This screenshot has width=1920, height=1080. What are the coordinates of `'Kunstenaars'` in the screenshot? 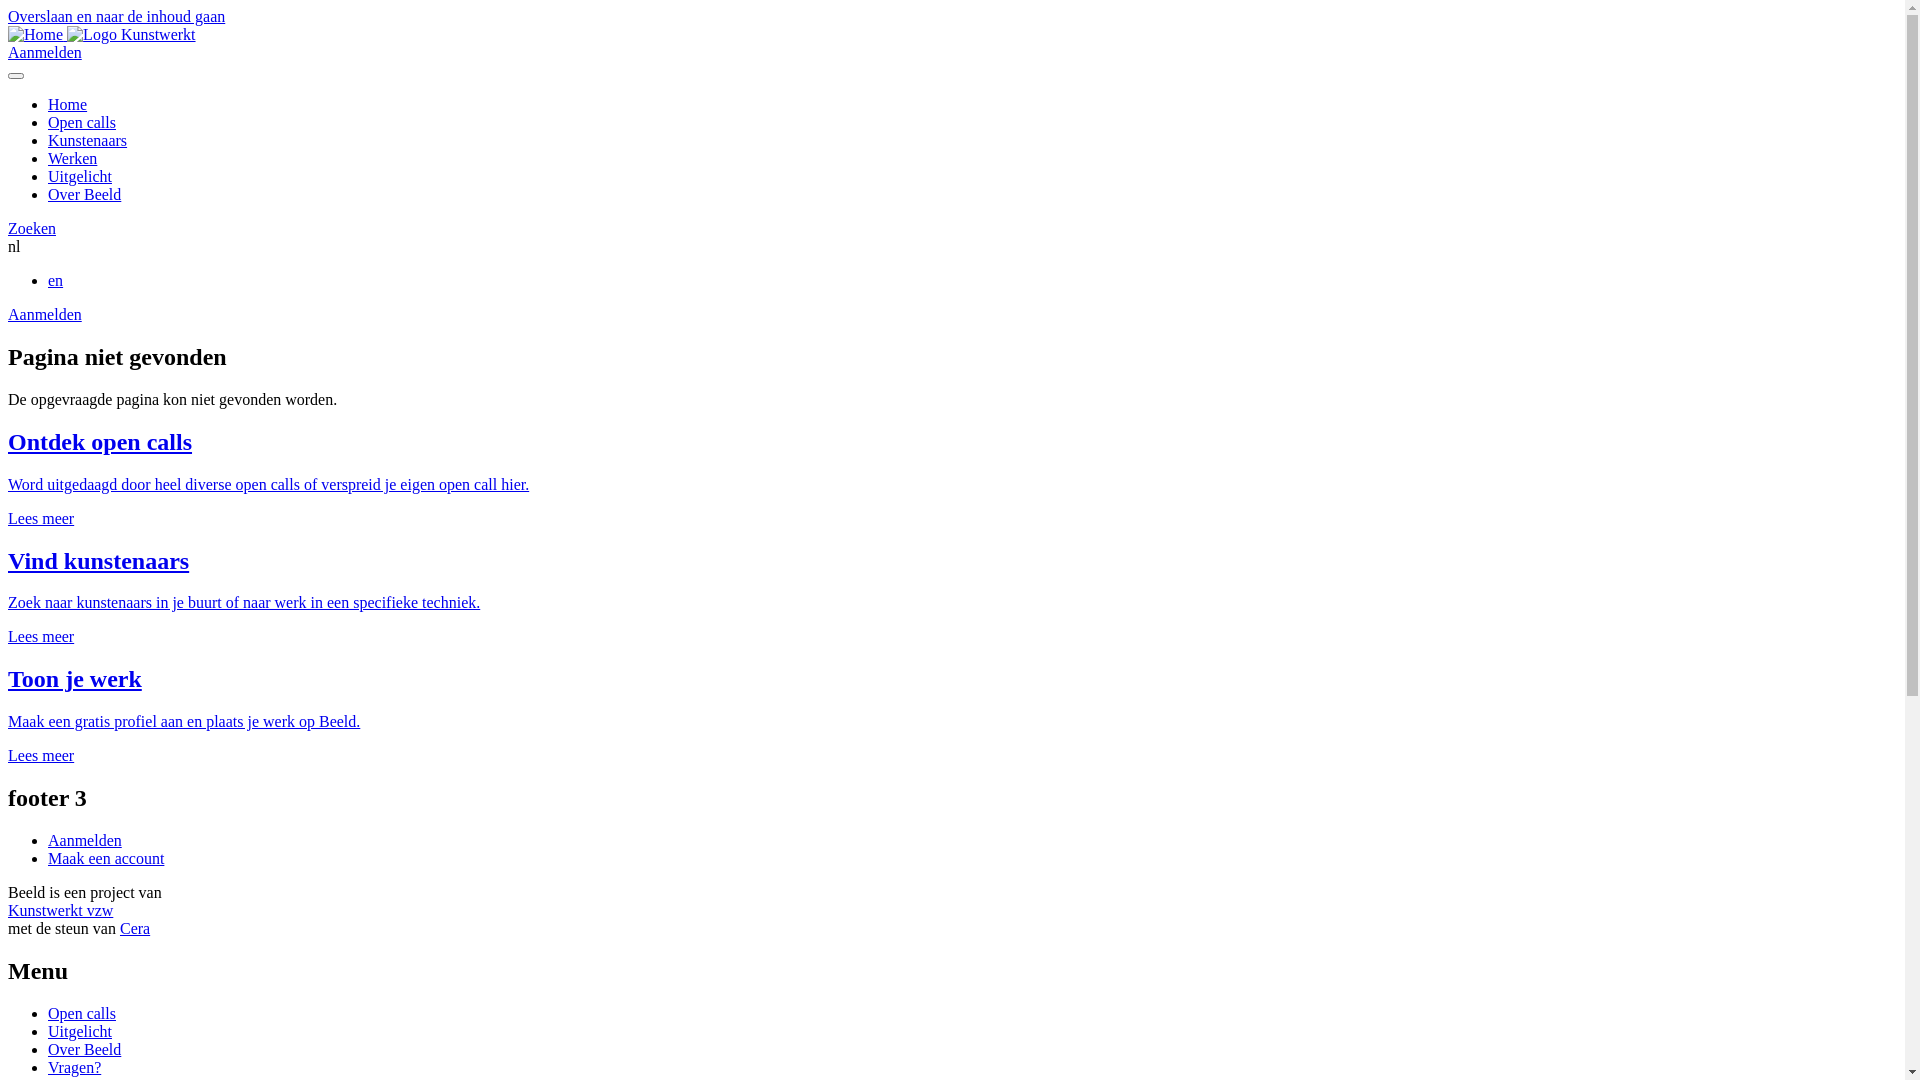 It's located at (86, 139).